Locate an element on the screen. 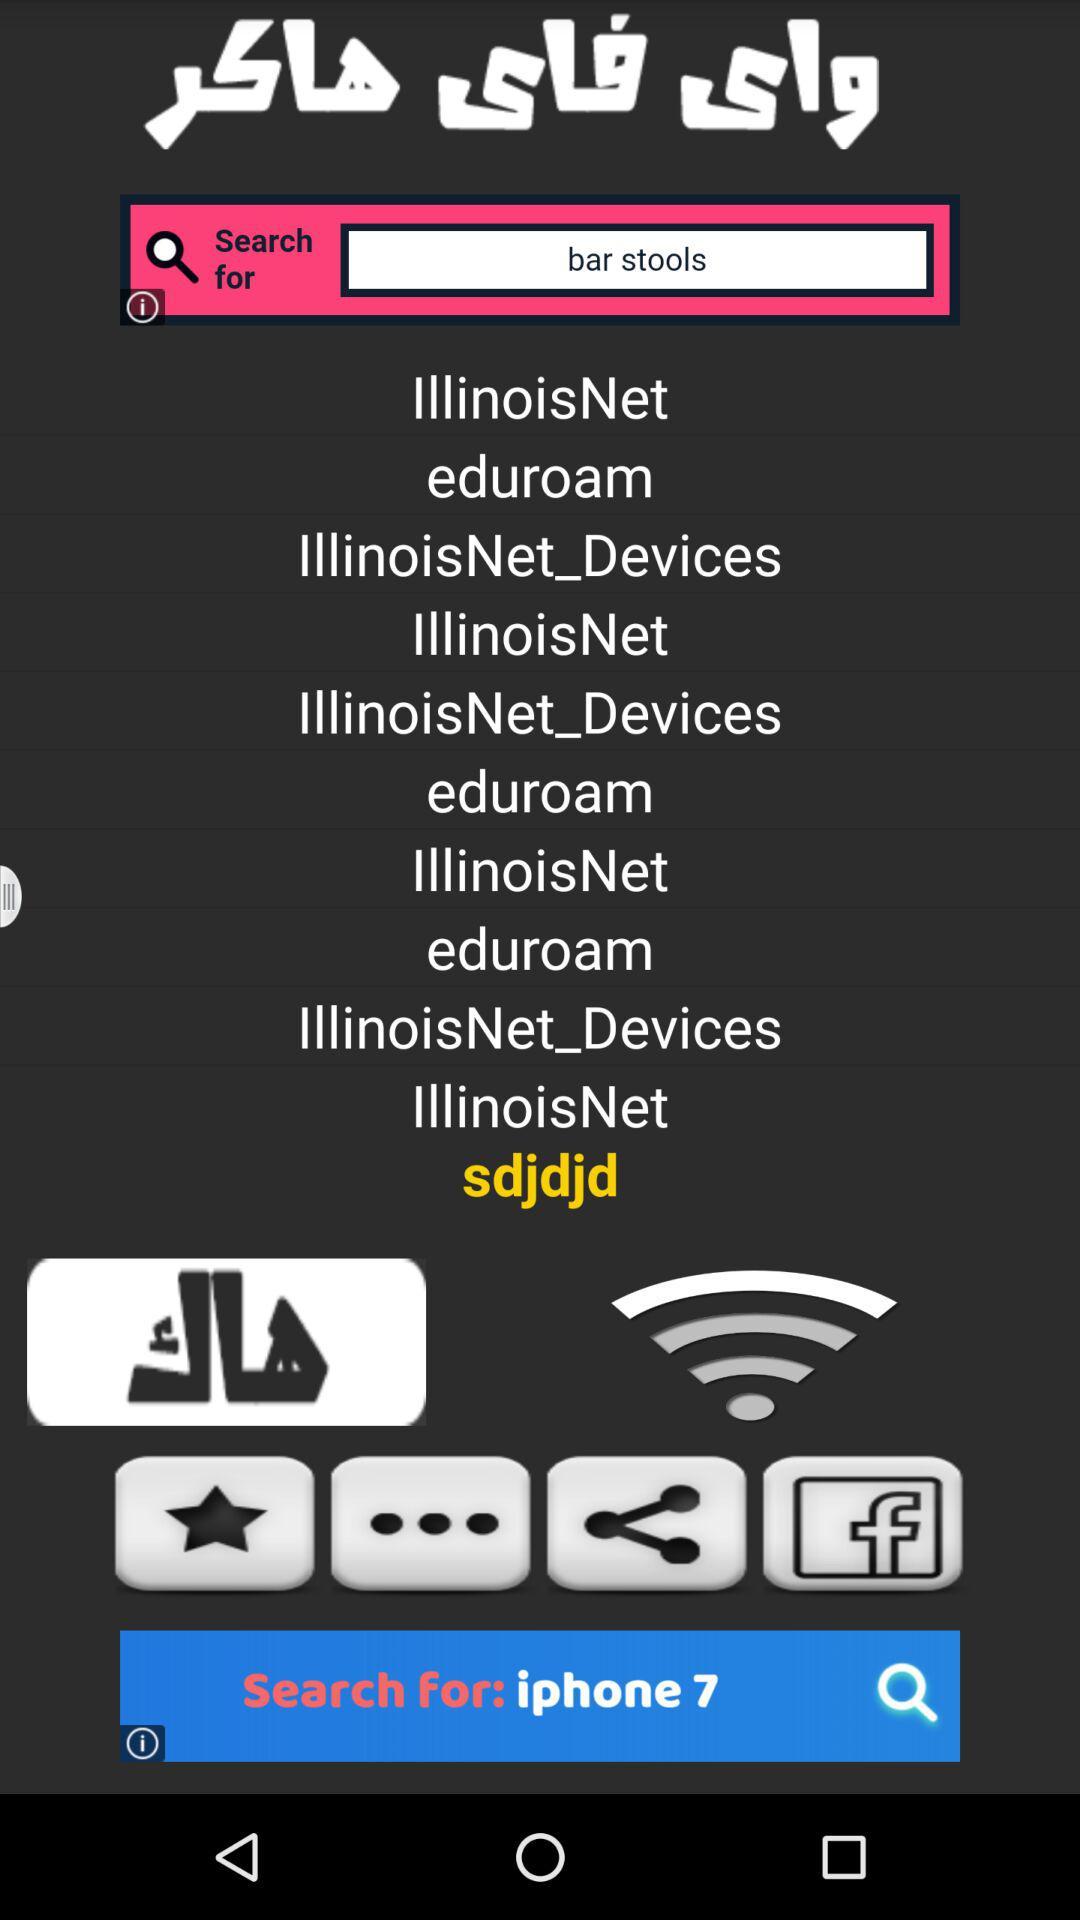 This screenshot has width=1080, height=1920. the item next to the illinoisnet icon is located at coordinates (23, 895).